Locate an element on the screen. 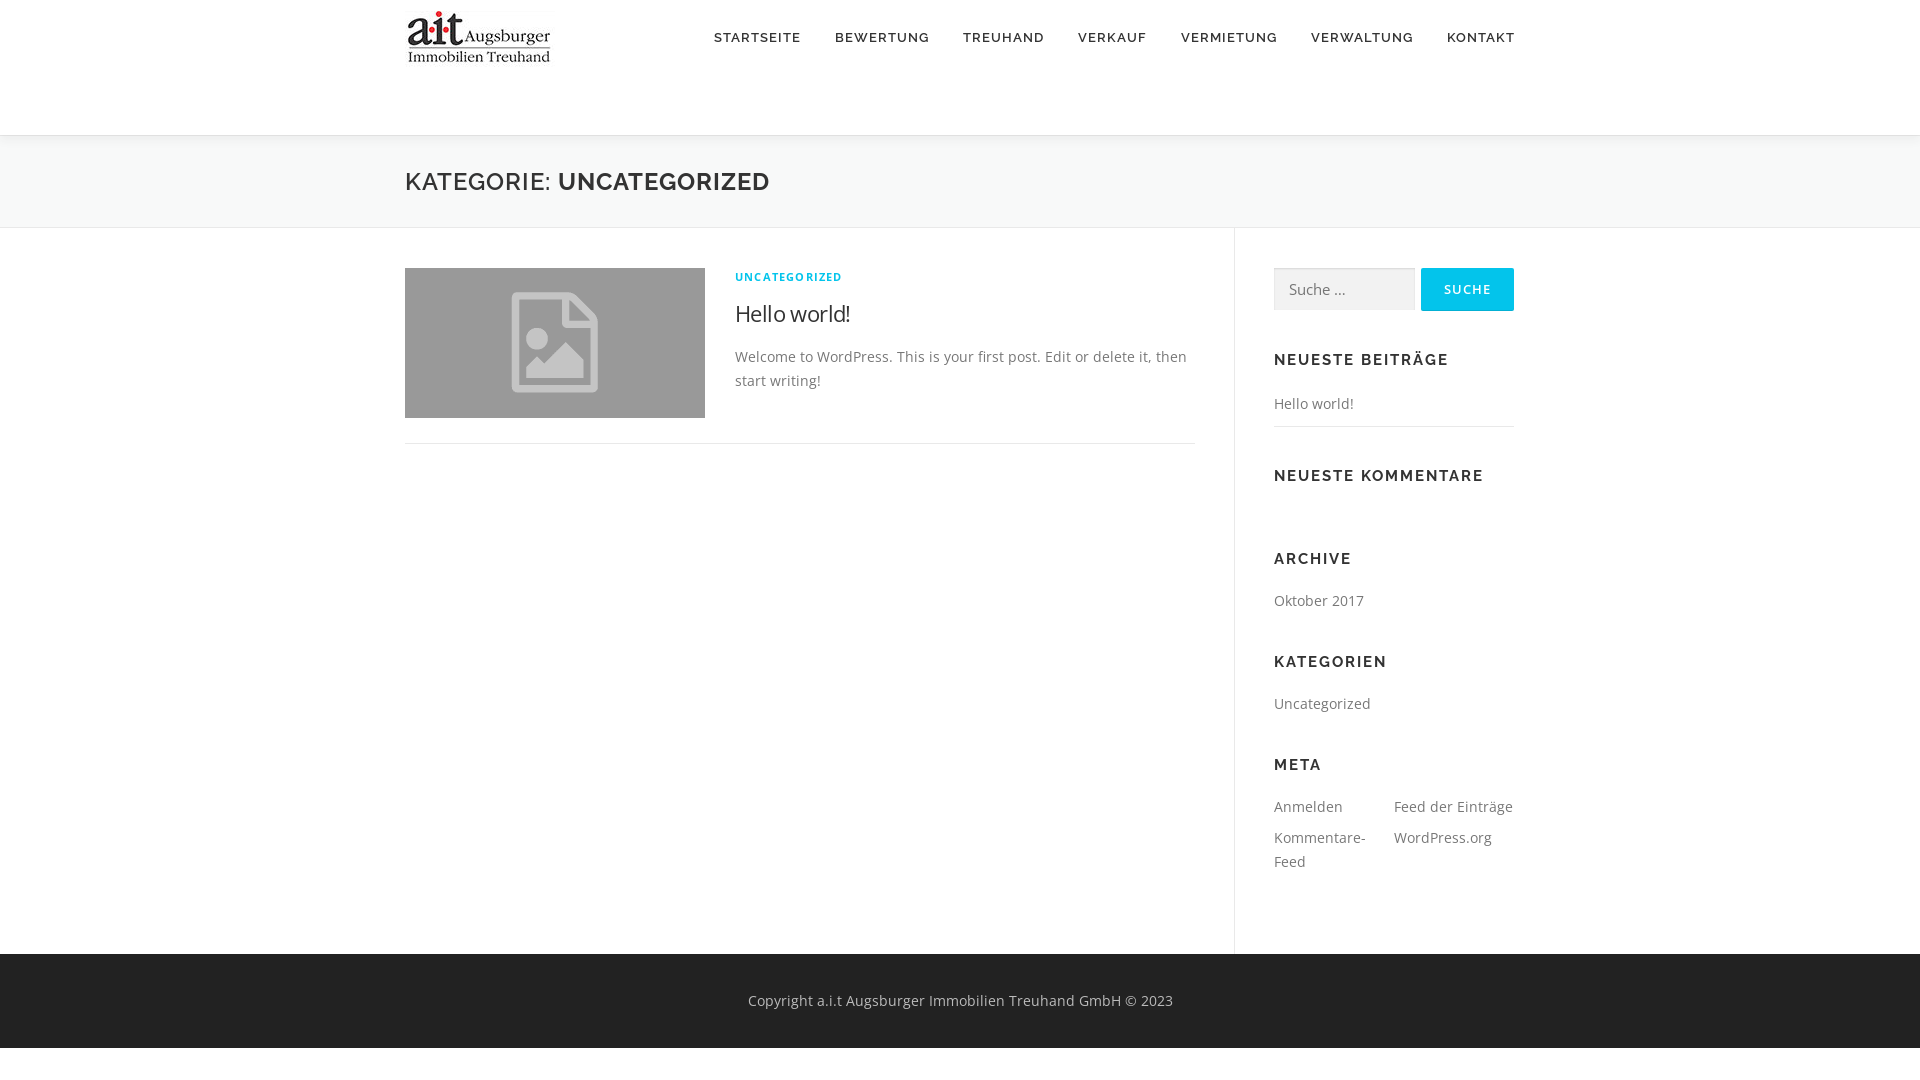 This screenshot has width=1920, height=1080. 'VERMIETUNG' is located at coordinates (1227, 37).